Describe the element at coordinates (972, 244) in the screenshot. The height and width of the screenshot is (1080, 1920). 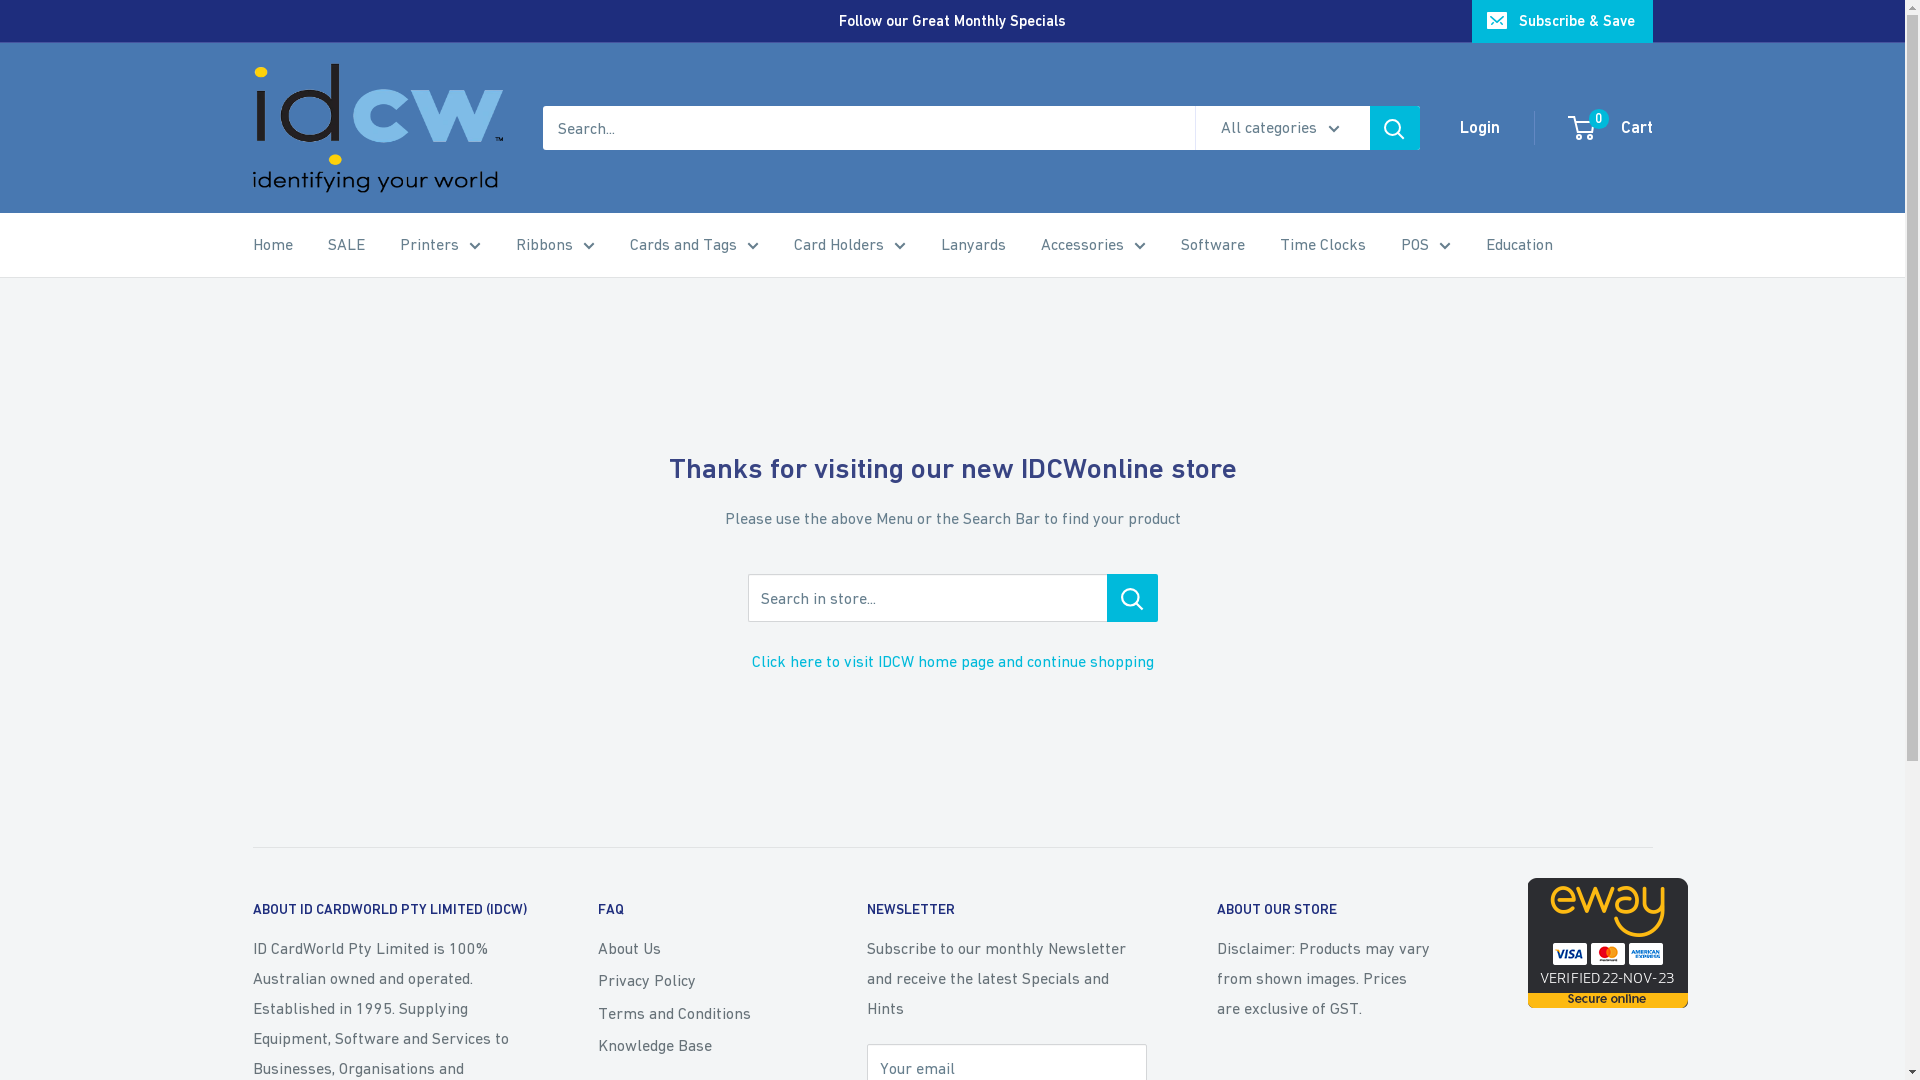
I see `'Lanyards'` at that location.